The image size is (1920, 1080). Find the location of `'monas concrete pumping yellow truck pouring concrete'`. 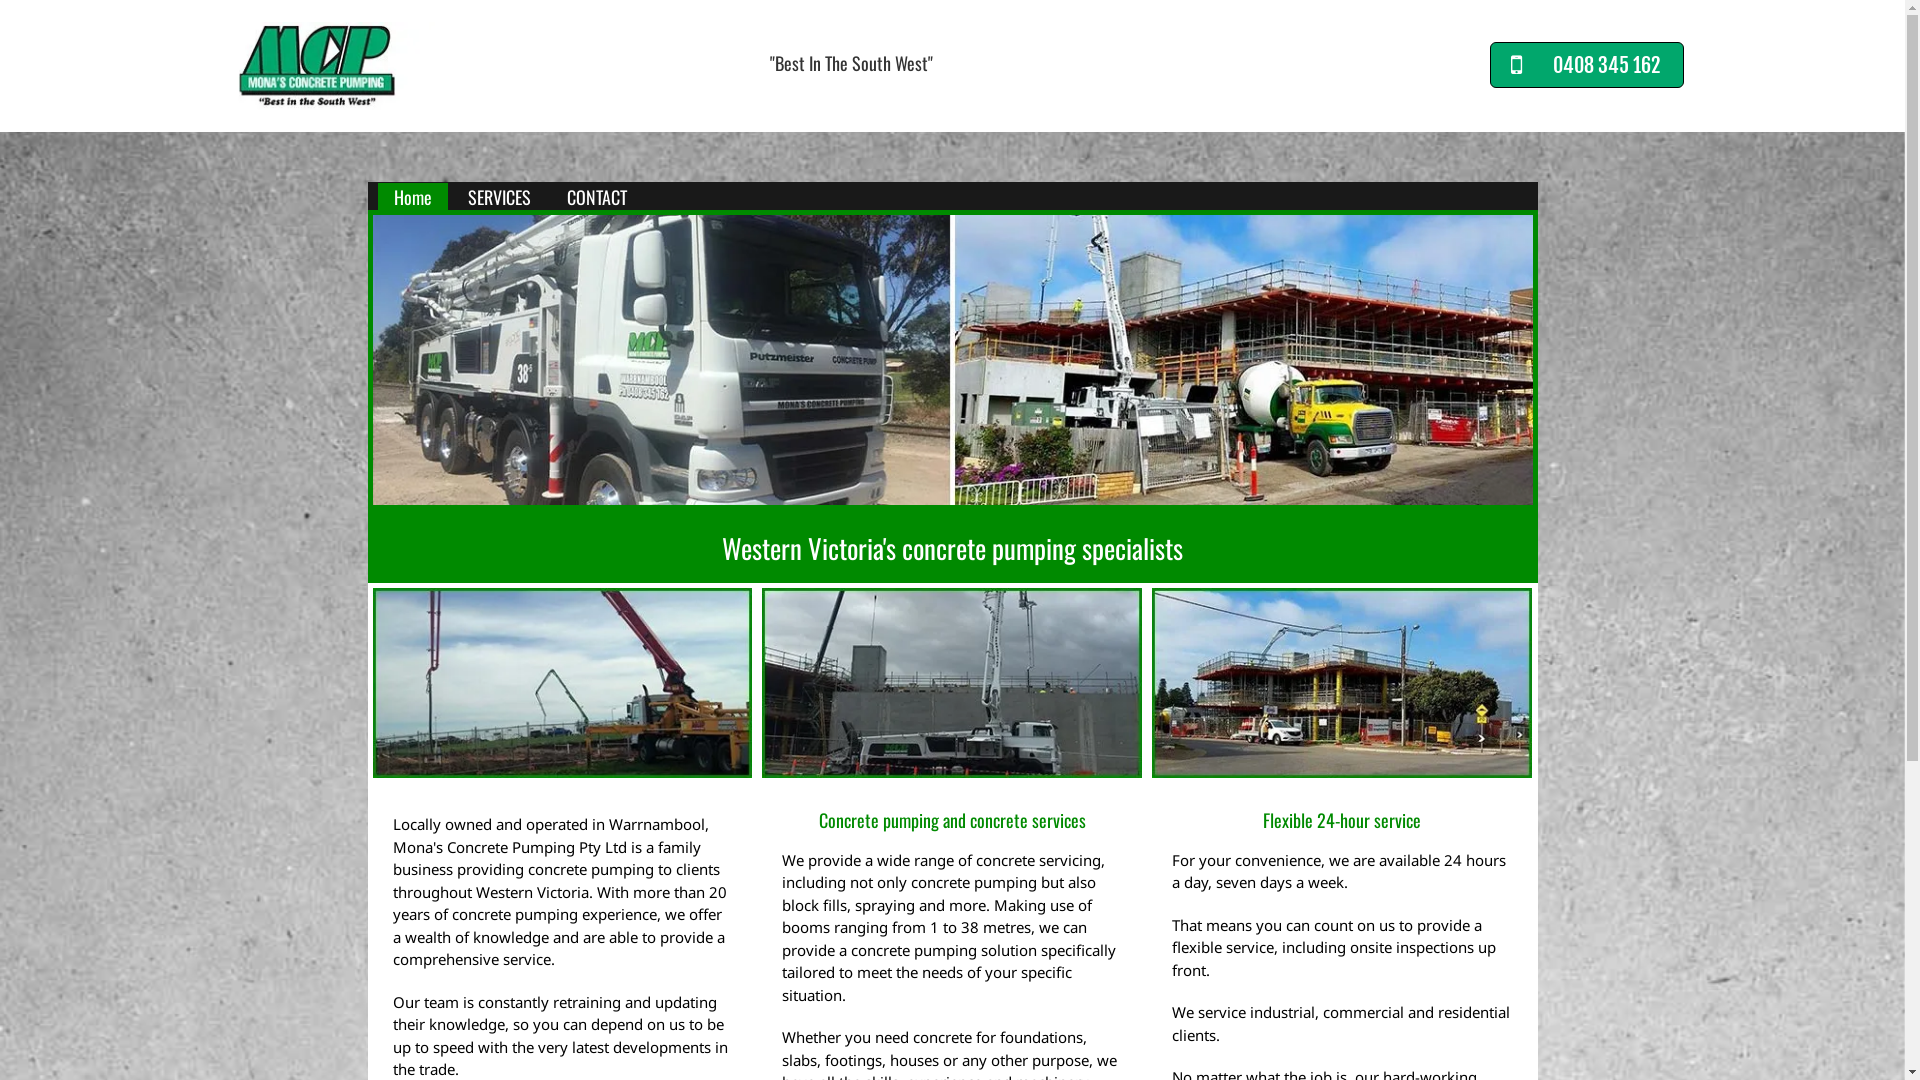

'monas concrete pumping yellow truck pouring concrete' is located at coordinates (560, 681).